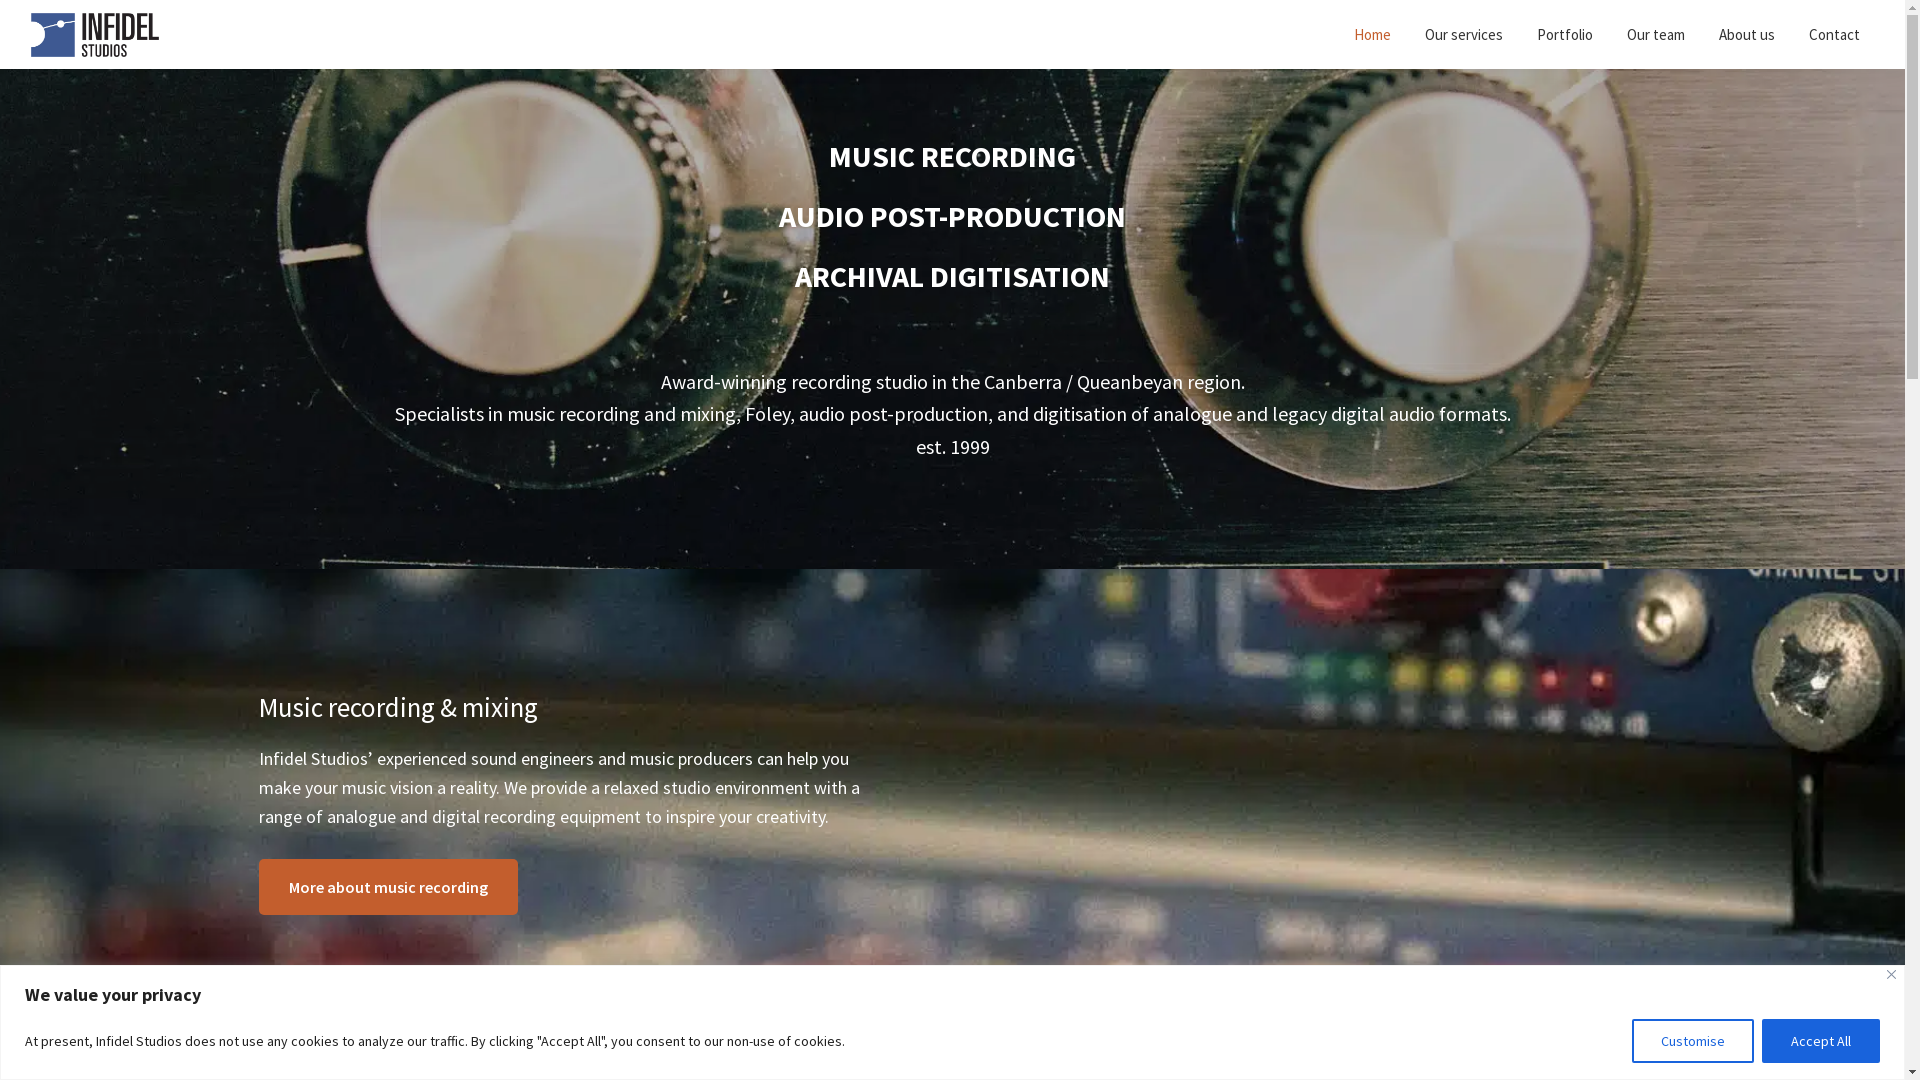 Image resolution: width=1920 pixels, height=1080 pixels. I want to click on 'Our team', so click(1656, 34).